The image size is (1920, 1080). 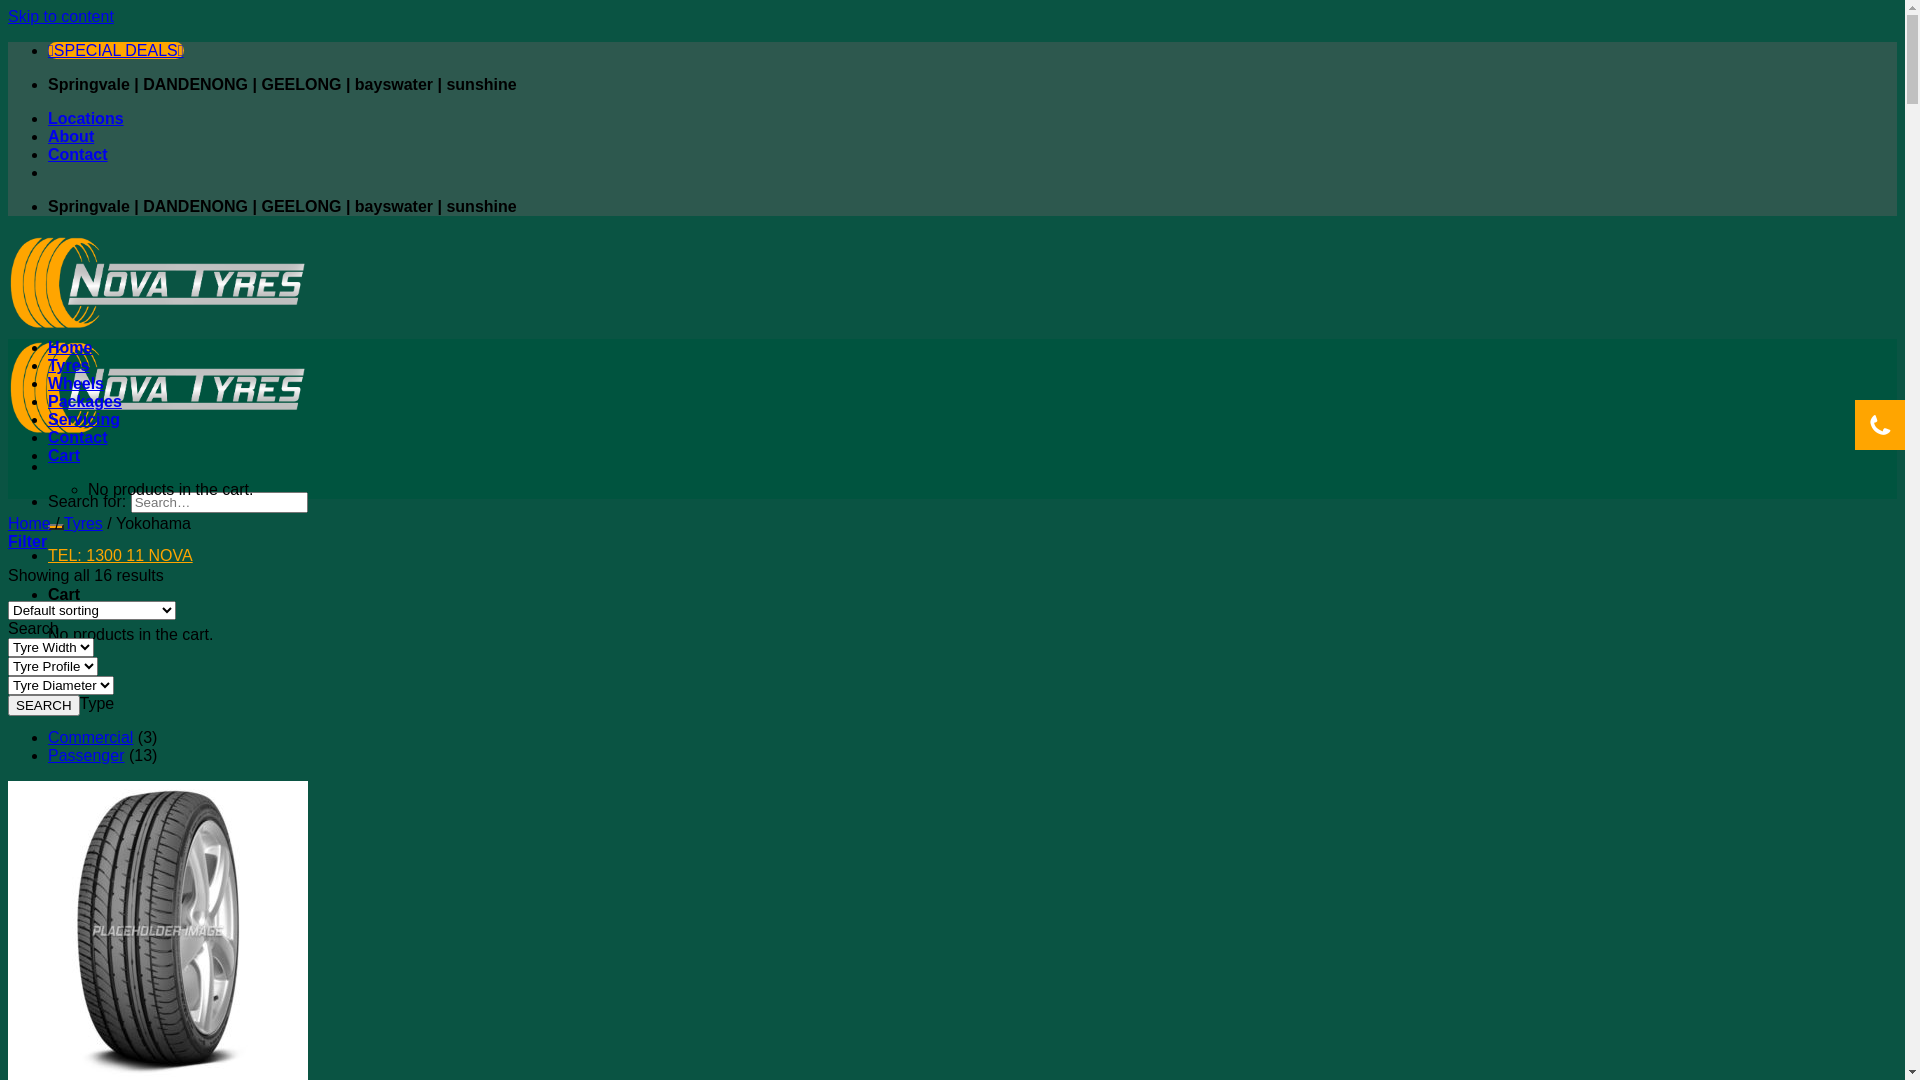 I want to click on 'Servicing', so click(x=82, y=418).